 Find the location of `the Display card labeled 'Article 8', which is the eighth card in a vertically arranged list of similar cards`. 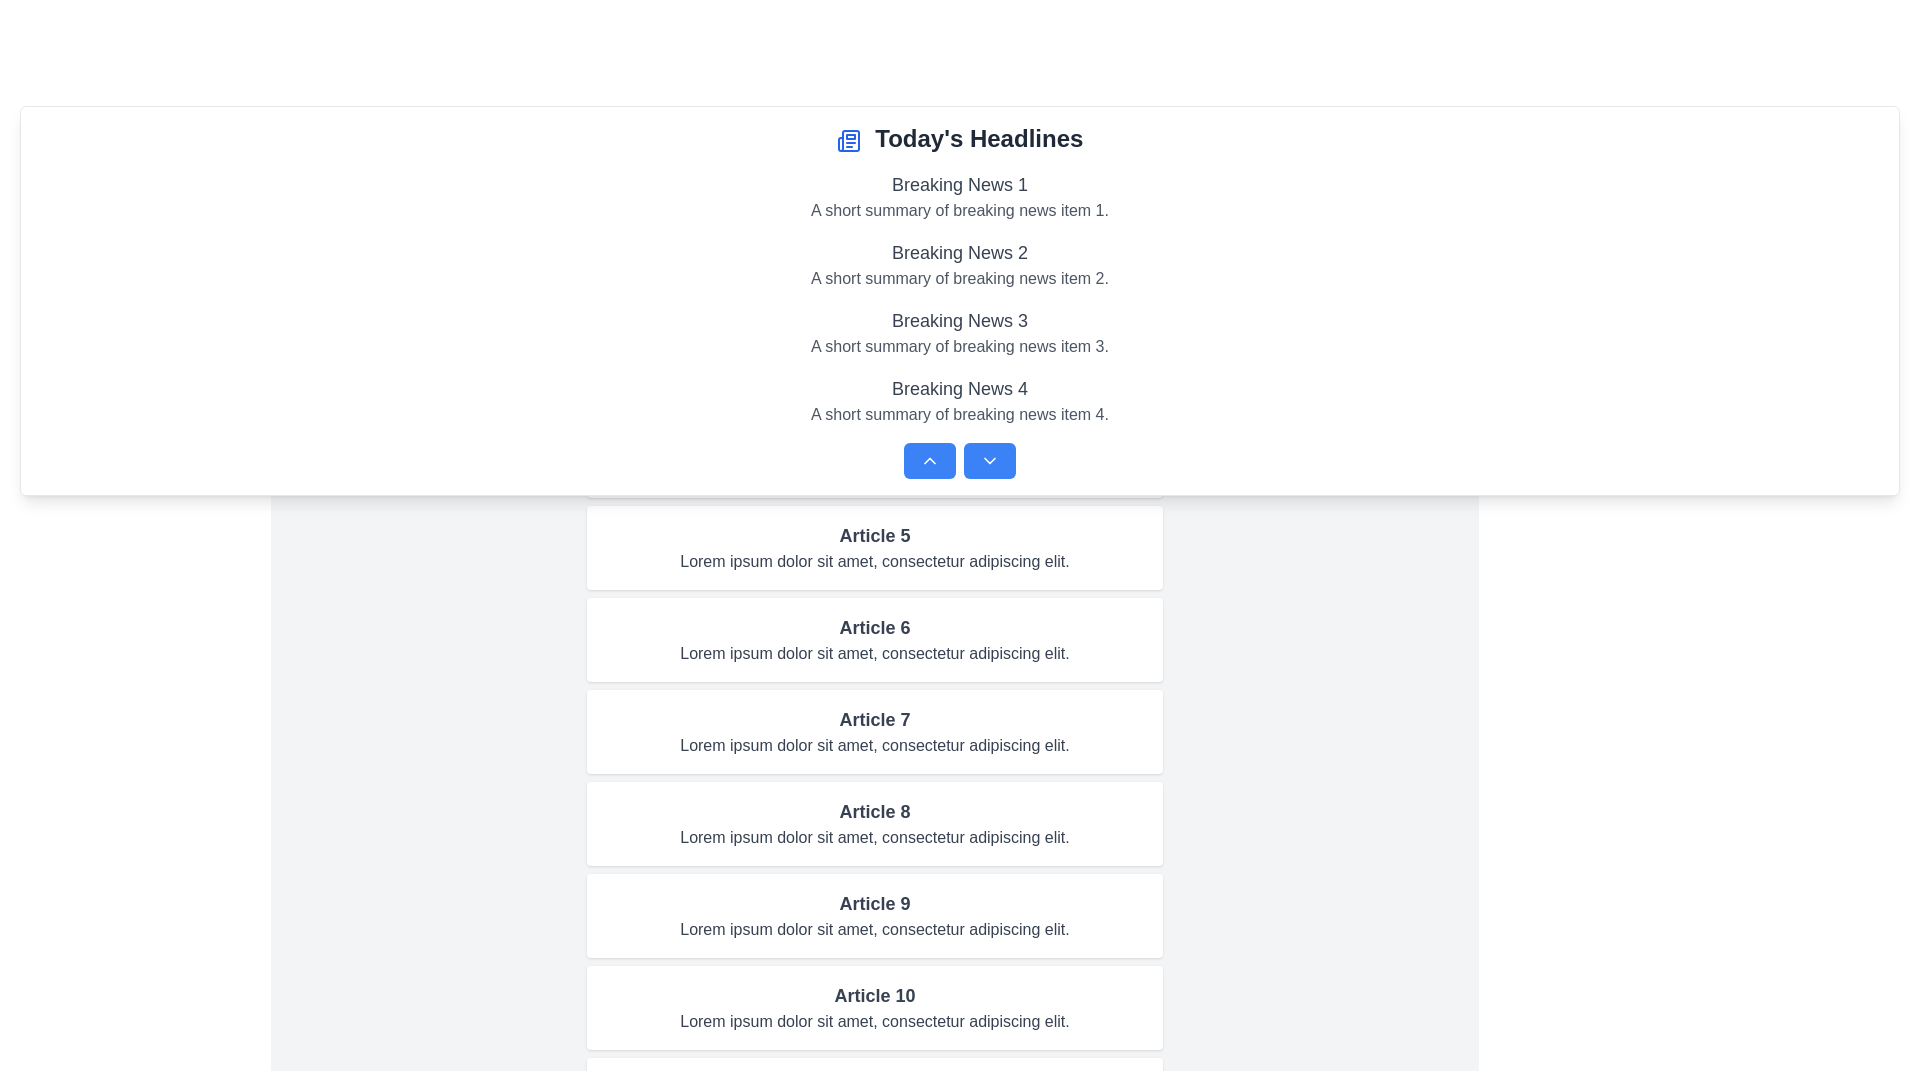

the Display card labeled 'Article 8', which is the eighth card in a vertically arranged list of similar cards is located at coordinates (874, 824).